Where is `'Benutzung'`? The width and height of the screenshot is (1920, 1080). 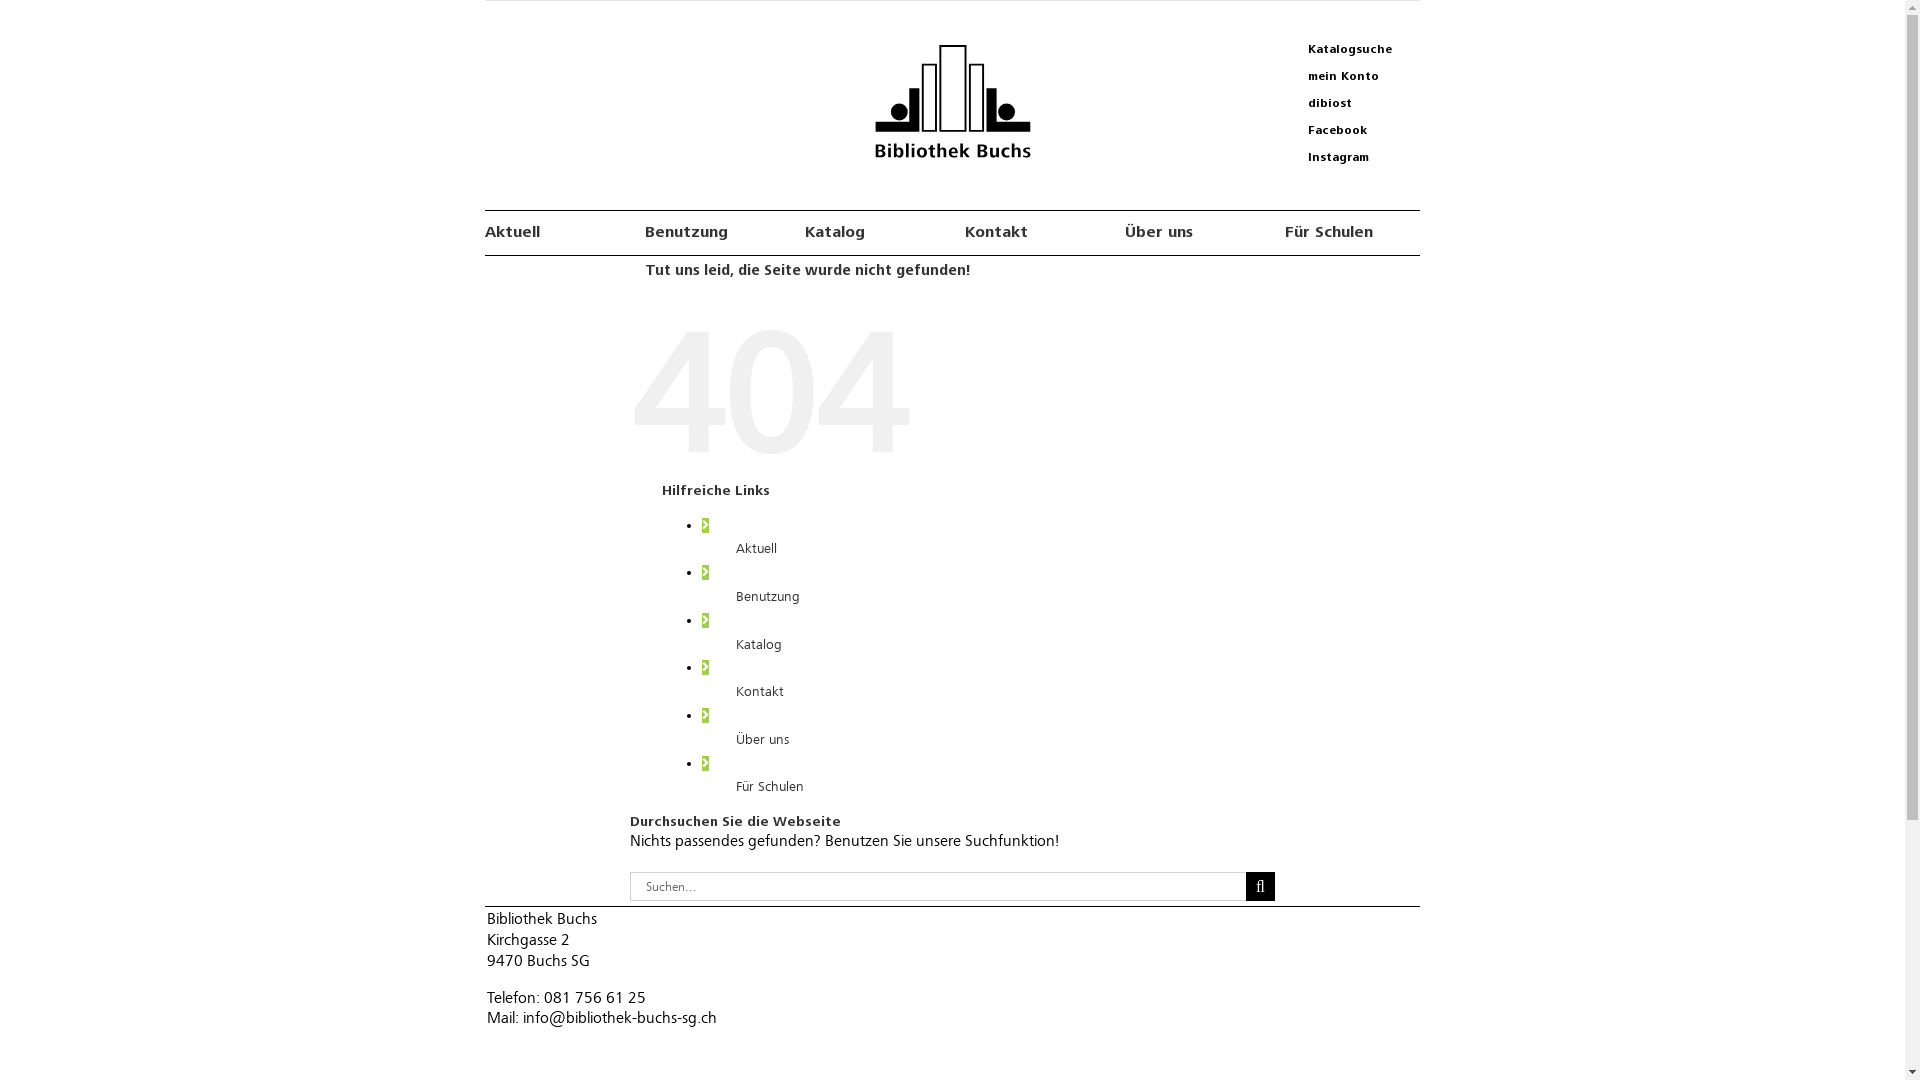 'Benutzung' is located at coordinates (712, 231).